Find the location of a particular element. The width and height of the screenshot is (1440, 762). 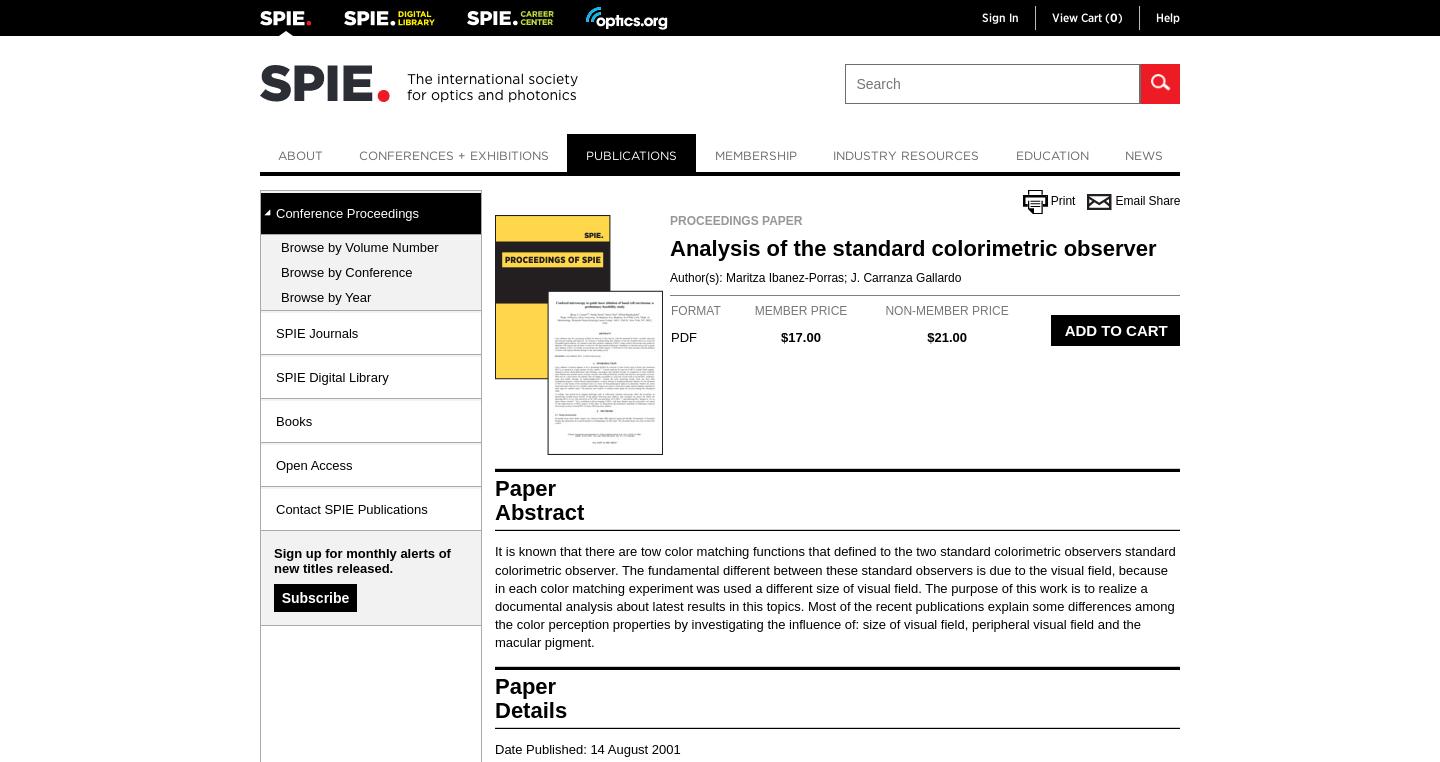

'Browse by Volume Number' is located at coordinates (359, 247).